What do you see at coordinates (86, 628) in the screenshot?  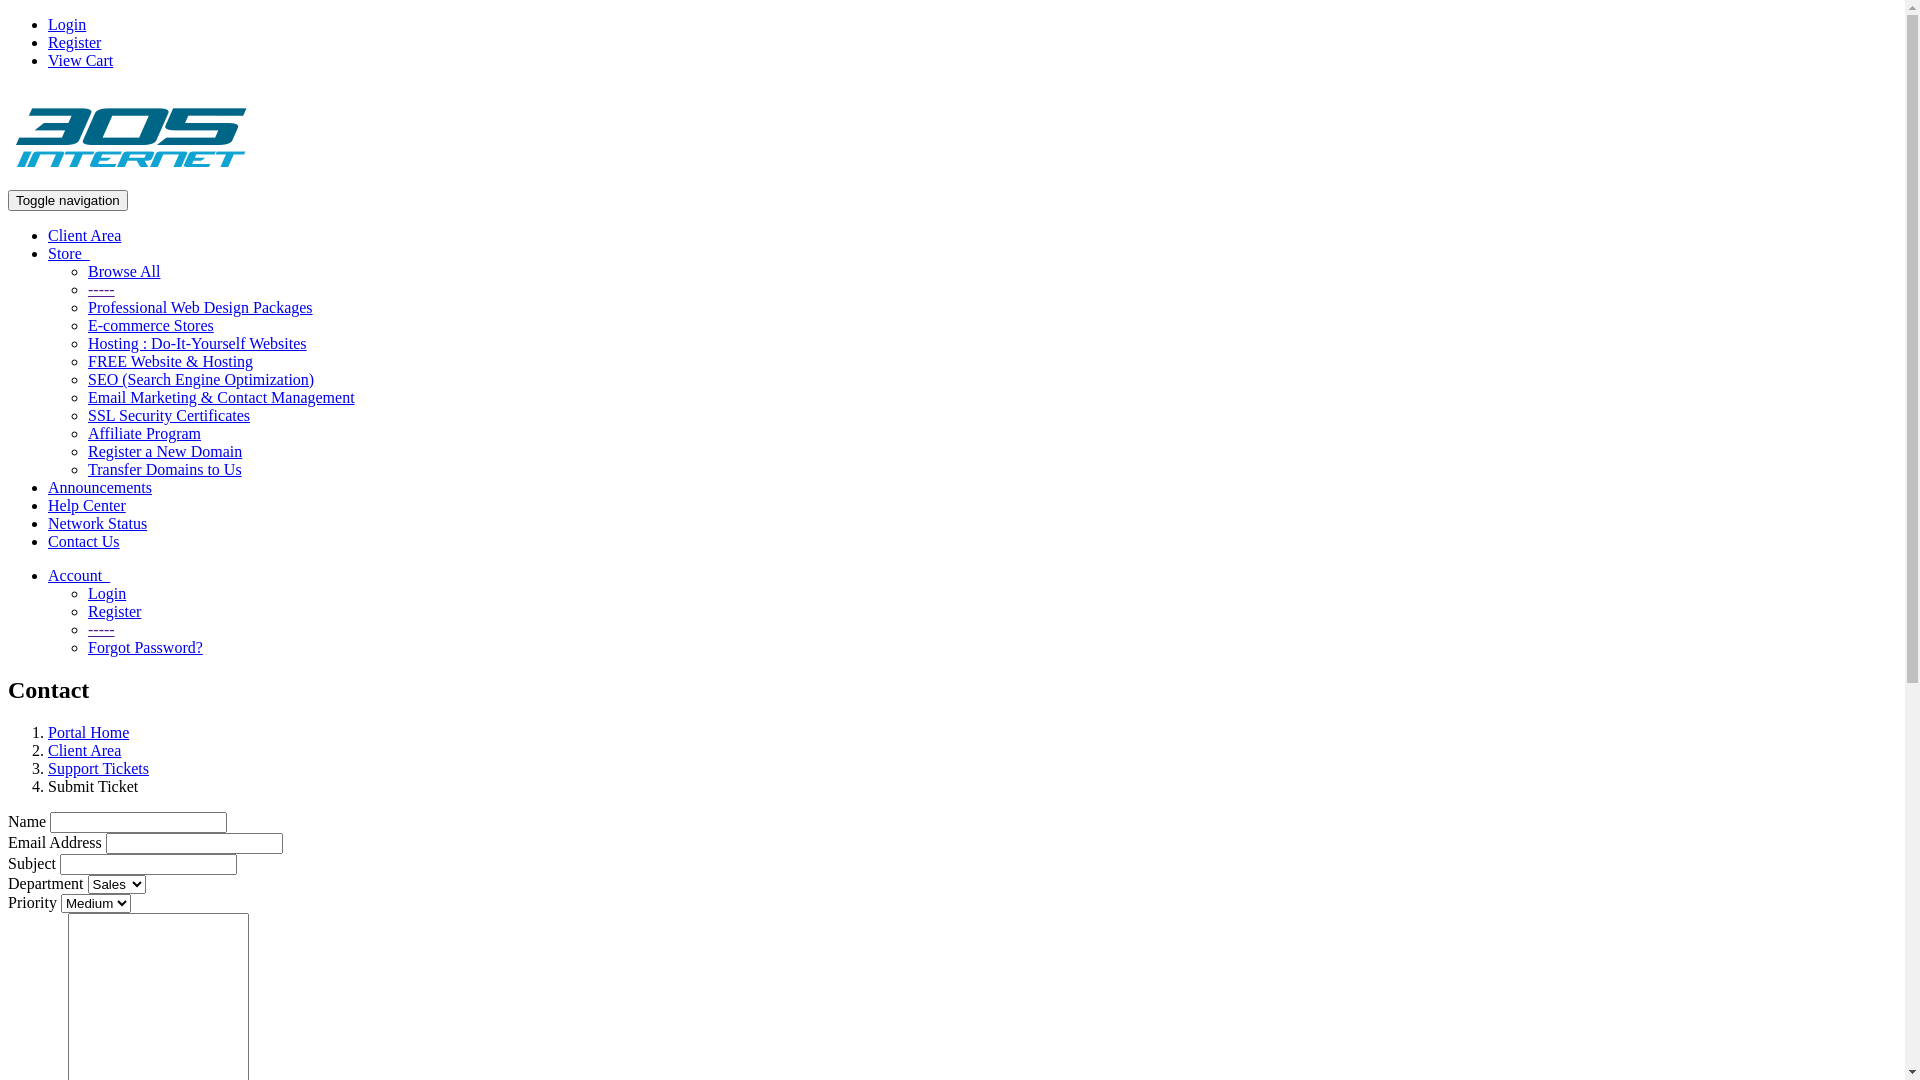 I see `'-----'` at bounding box center [86, 628].